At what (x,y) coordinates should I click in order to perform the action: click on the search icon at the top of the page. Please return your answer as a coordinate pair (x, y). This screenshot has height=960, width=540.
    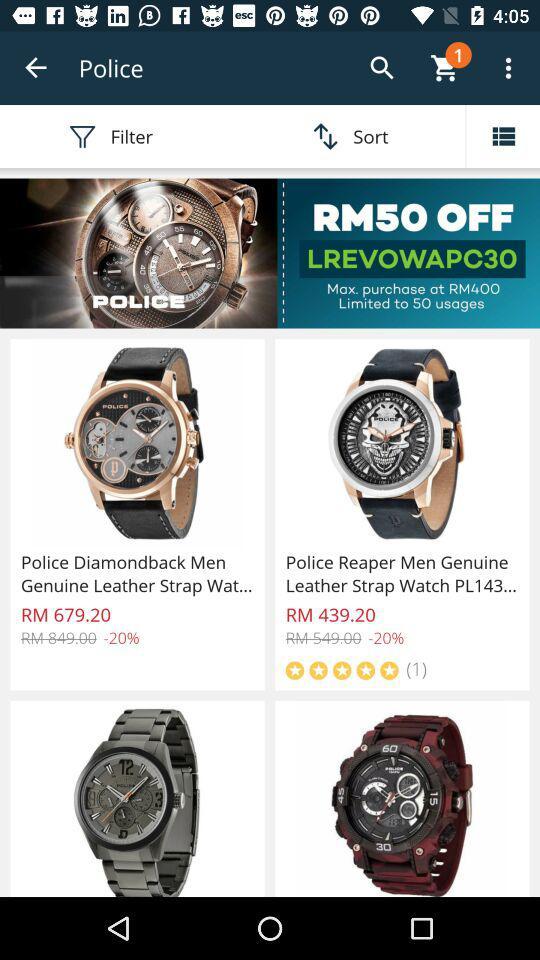
    Looking at the image, I should click on (382, 68).